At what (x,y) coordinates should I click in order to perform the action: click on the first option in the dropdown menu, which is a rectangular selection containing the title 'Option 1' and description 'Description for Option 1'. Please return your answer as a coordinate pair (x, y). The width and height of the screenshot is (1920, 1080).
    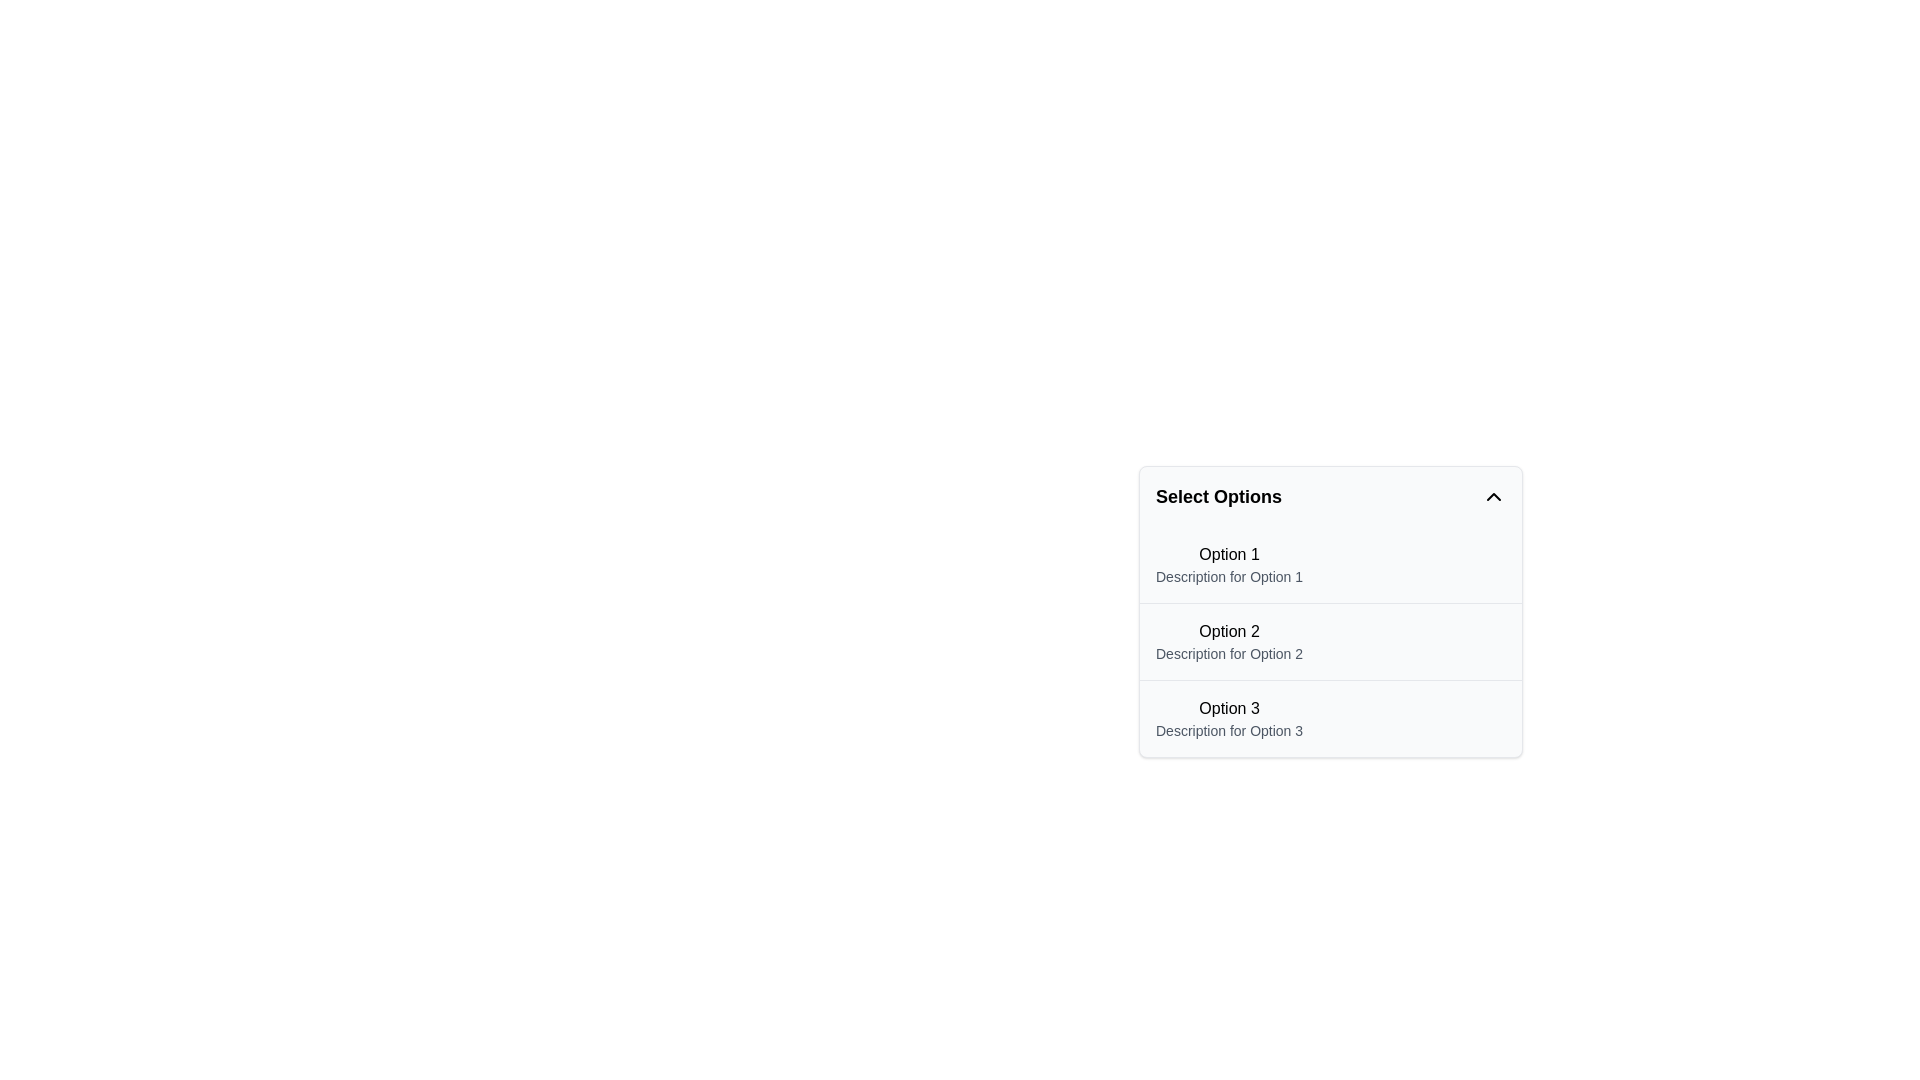
    Looking at the image, I should click on (1330, 564).